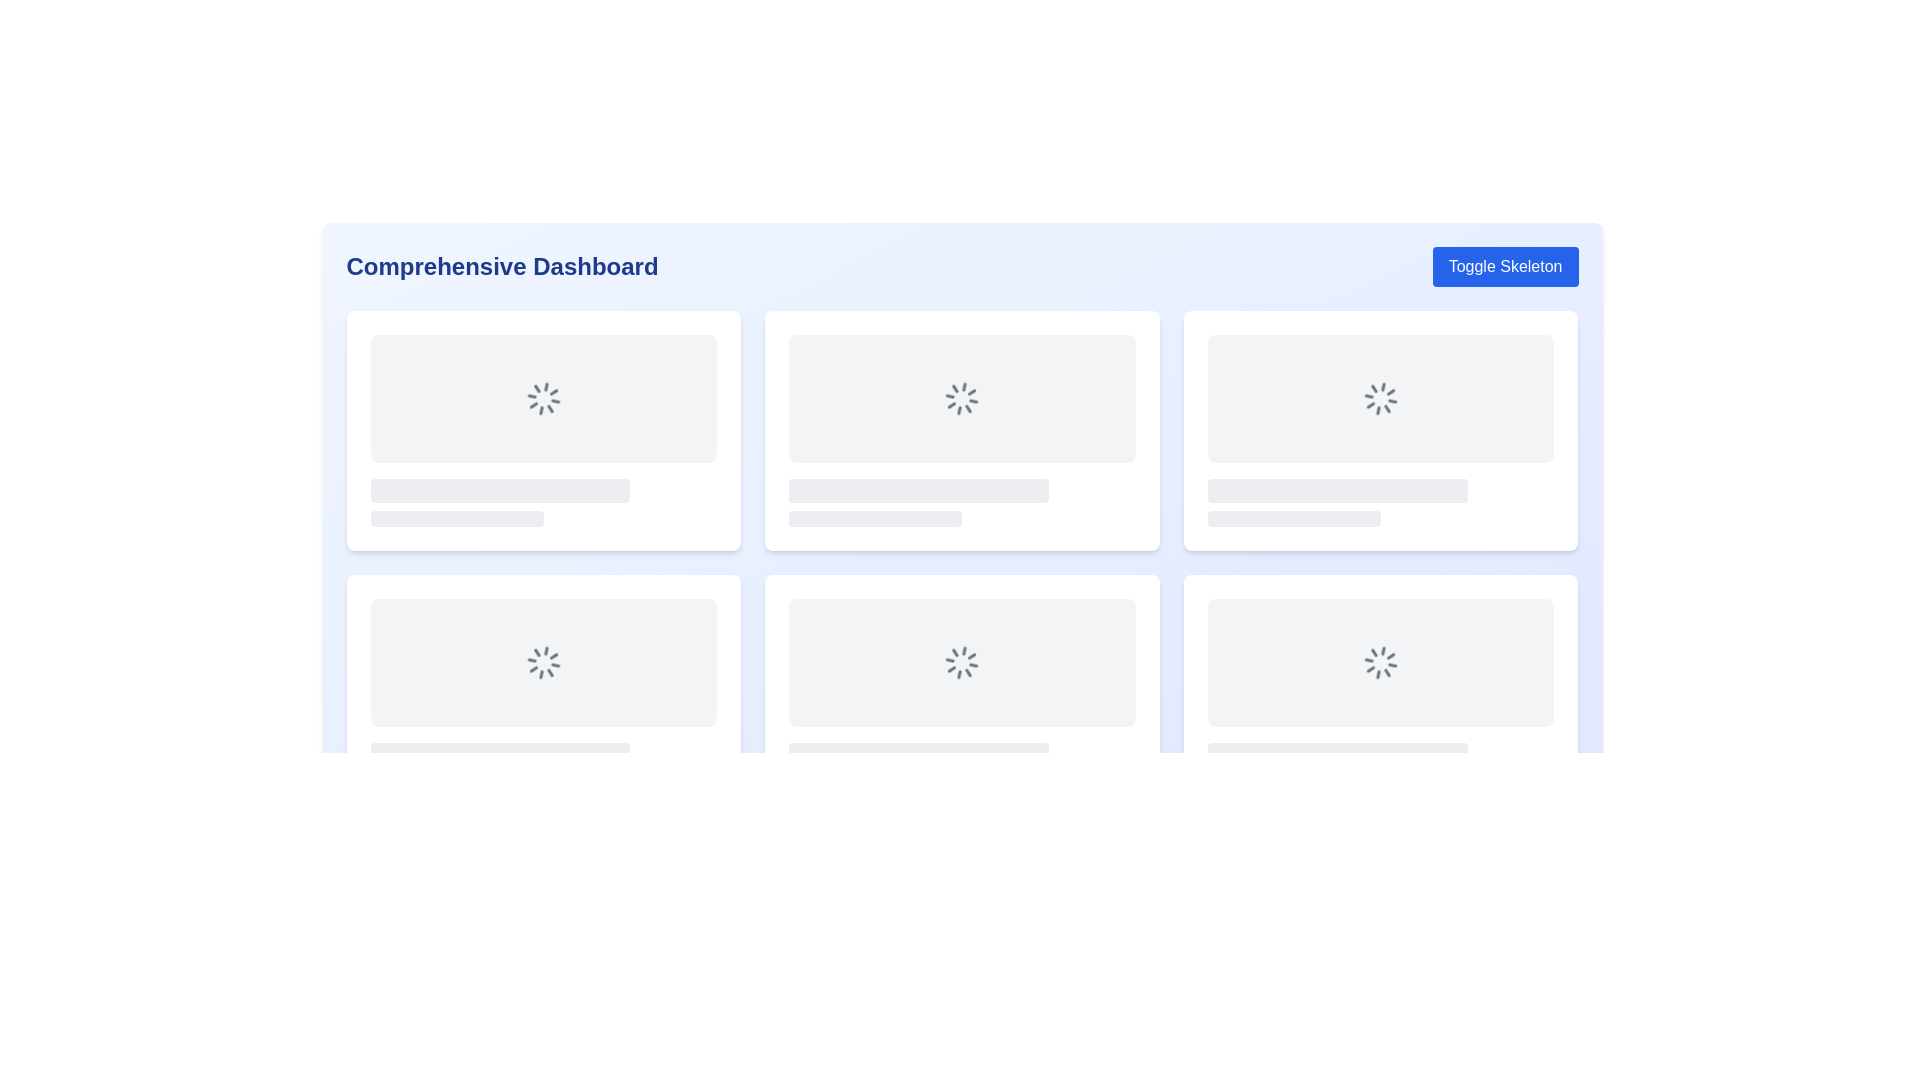 The height and width of the screenshot is (1080, 1920). Describe the element at coordinates (875, 518) in the screenshot. I see `the Skeleton loading bar, which is a rounded horizontal bar styled with light gray color, positioned beneath a wider horizontal bar in a card layout` at that location.